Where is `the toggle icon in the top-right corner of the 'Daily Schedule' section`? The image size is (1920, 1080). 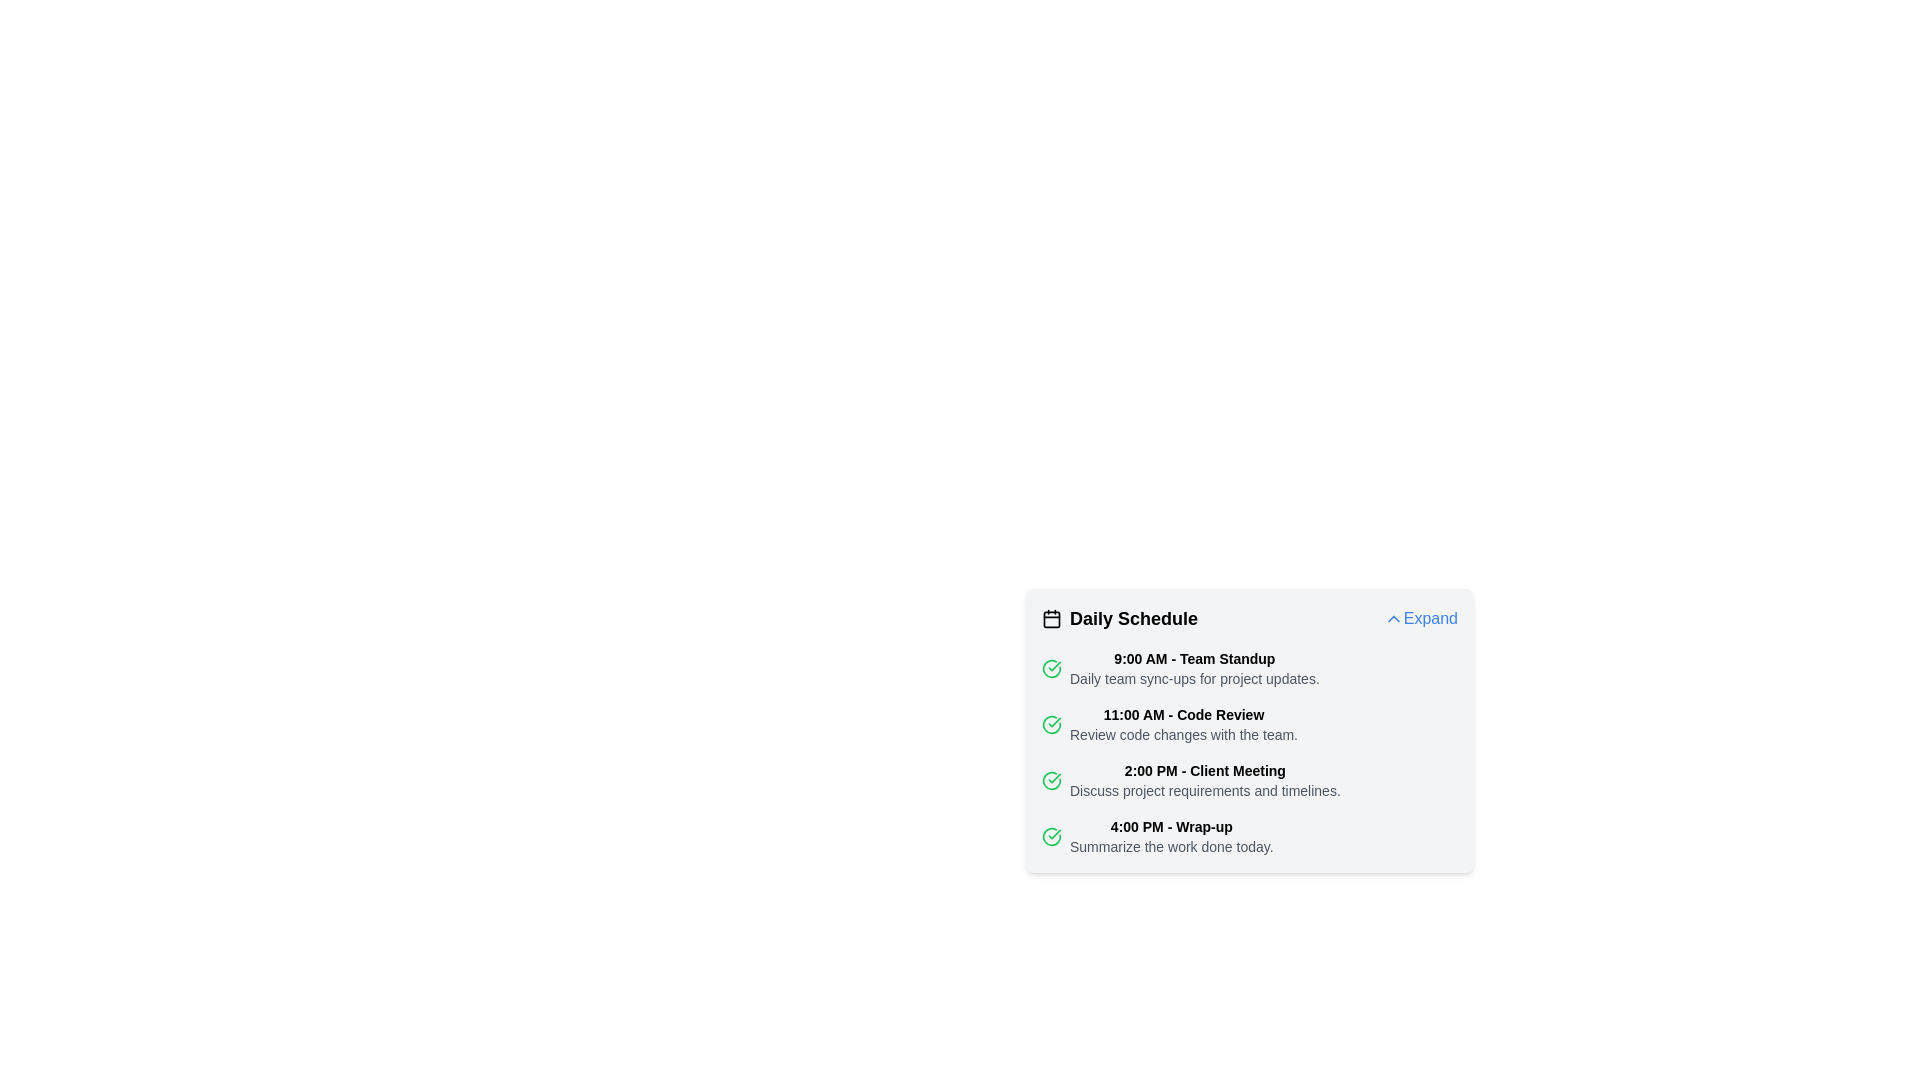 the toggle icon in the top-right corner of the 'Daily Schedule' section is located at coordinates (1392, 617).